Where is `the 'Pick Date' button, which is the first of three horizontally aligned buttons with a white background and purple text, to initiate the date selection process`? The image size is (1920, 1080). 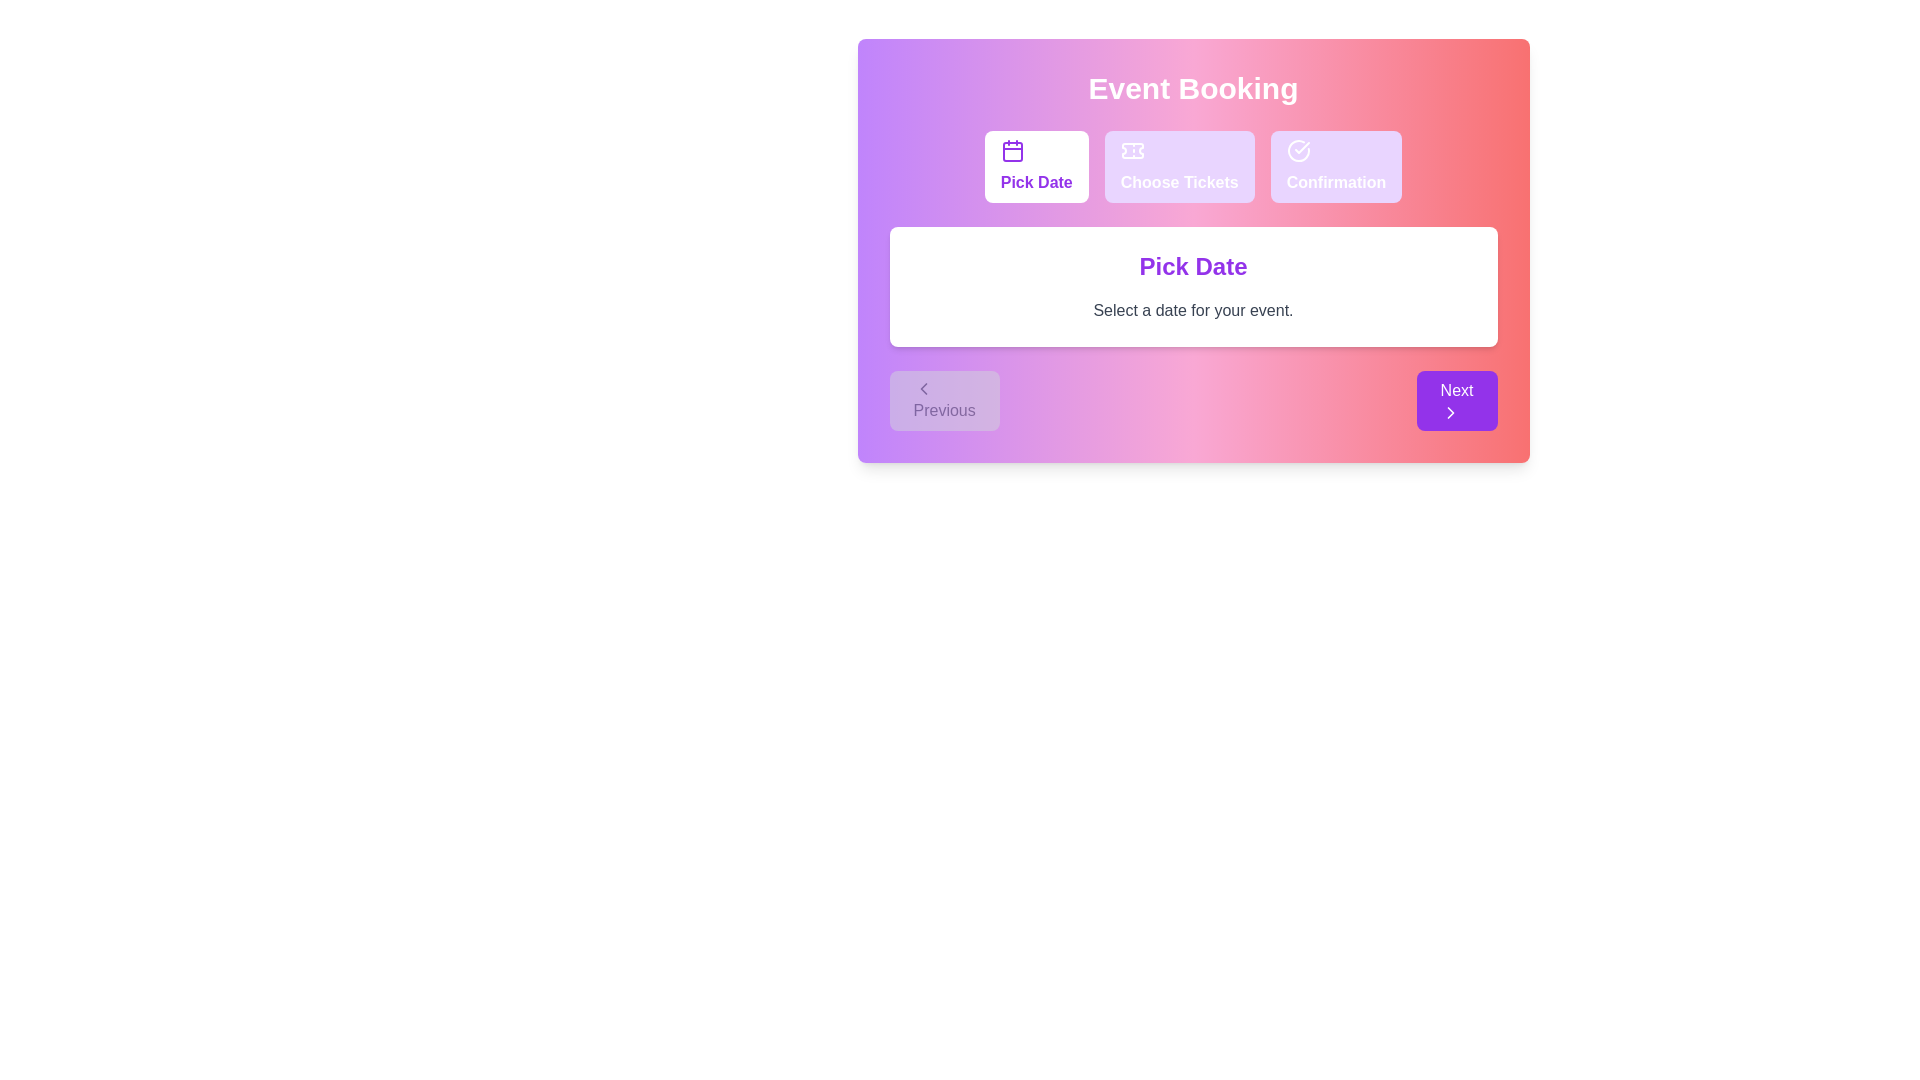 the 'Pick Date' button, which is the first of three horizontally aligned buttons with a white background and purple text, to initiate the date selection process is located at coordinates (1036, 165).